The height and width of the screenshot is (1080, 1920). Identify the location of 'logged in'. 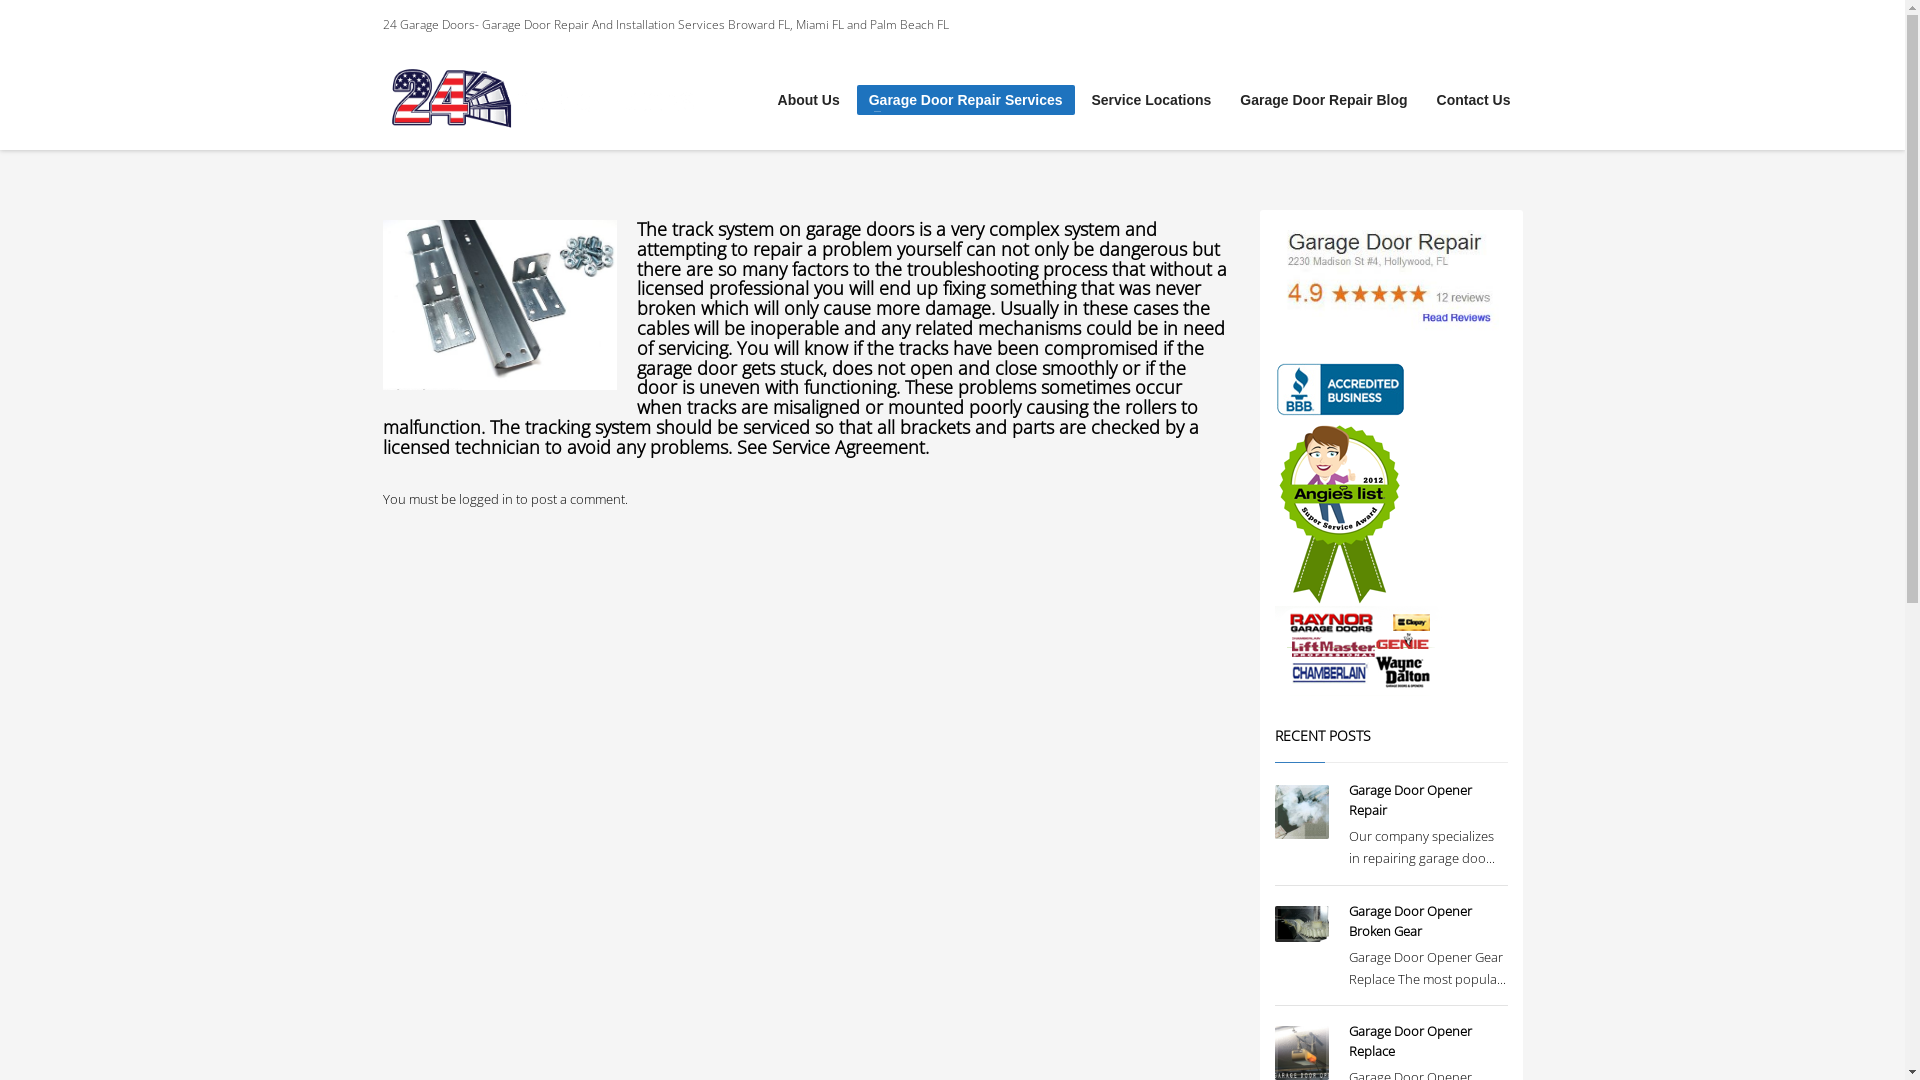
(486, 497).